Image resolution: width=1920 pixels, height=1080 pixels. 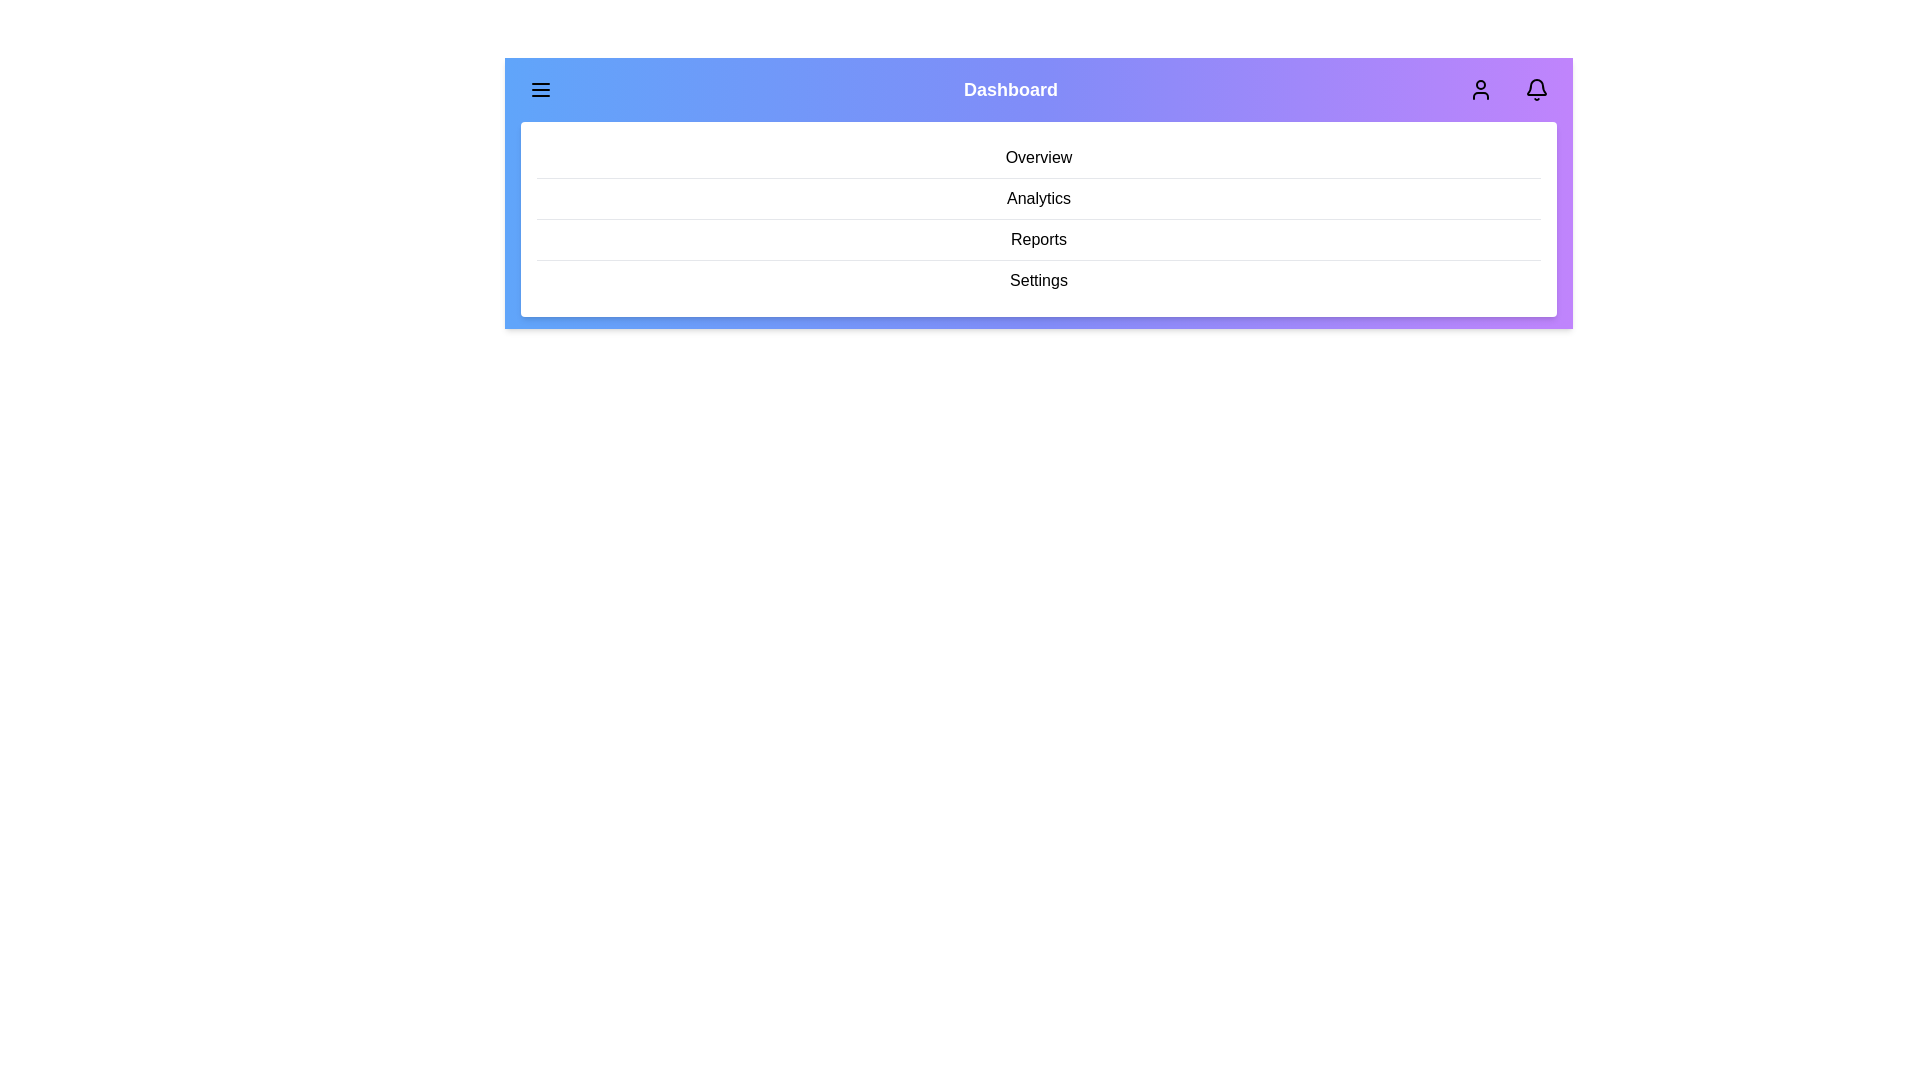 I want to click on the 'Bell' icon in the HighlightAppBar component, so click(x=1535, y=88).